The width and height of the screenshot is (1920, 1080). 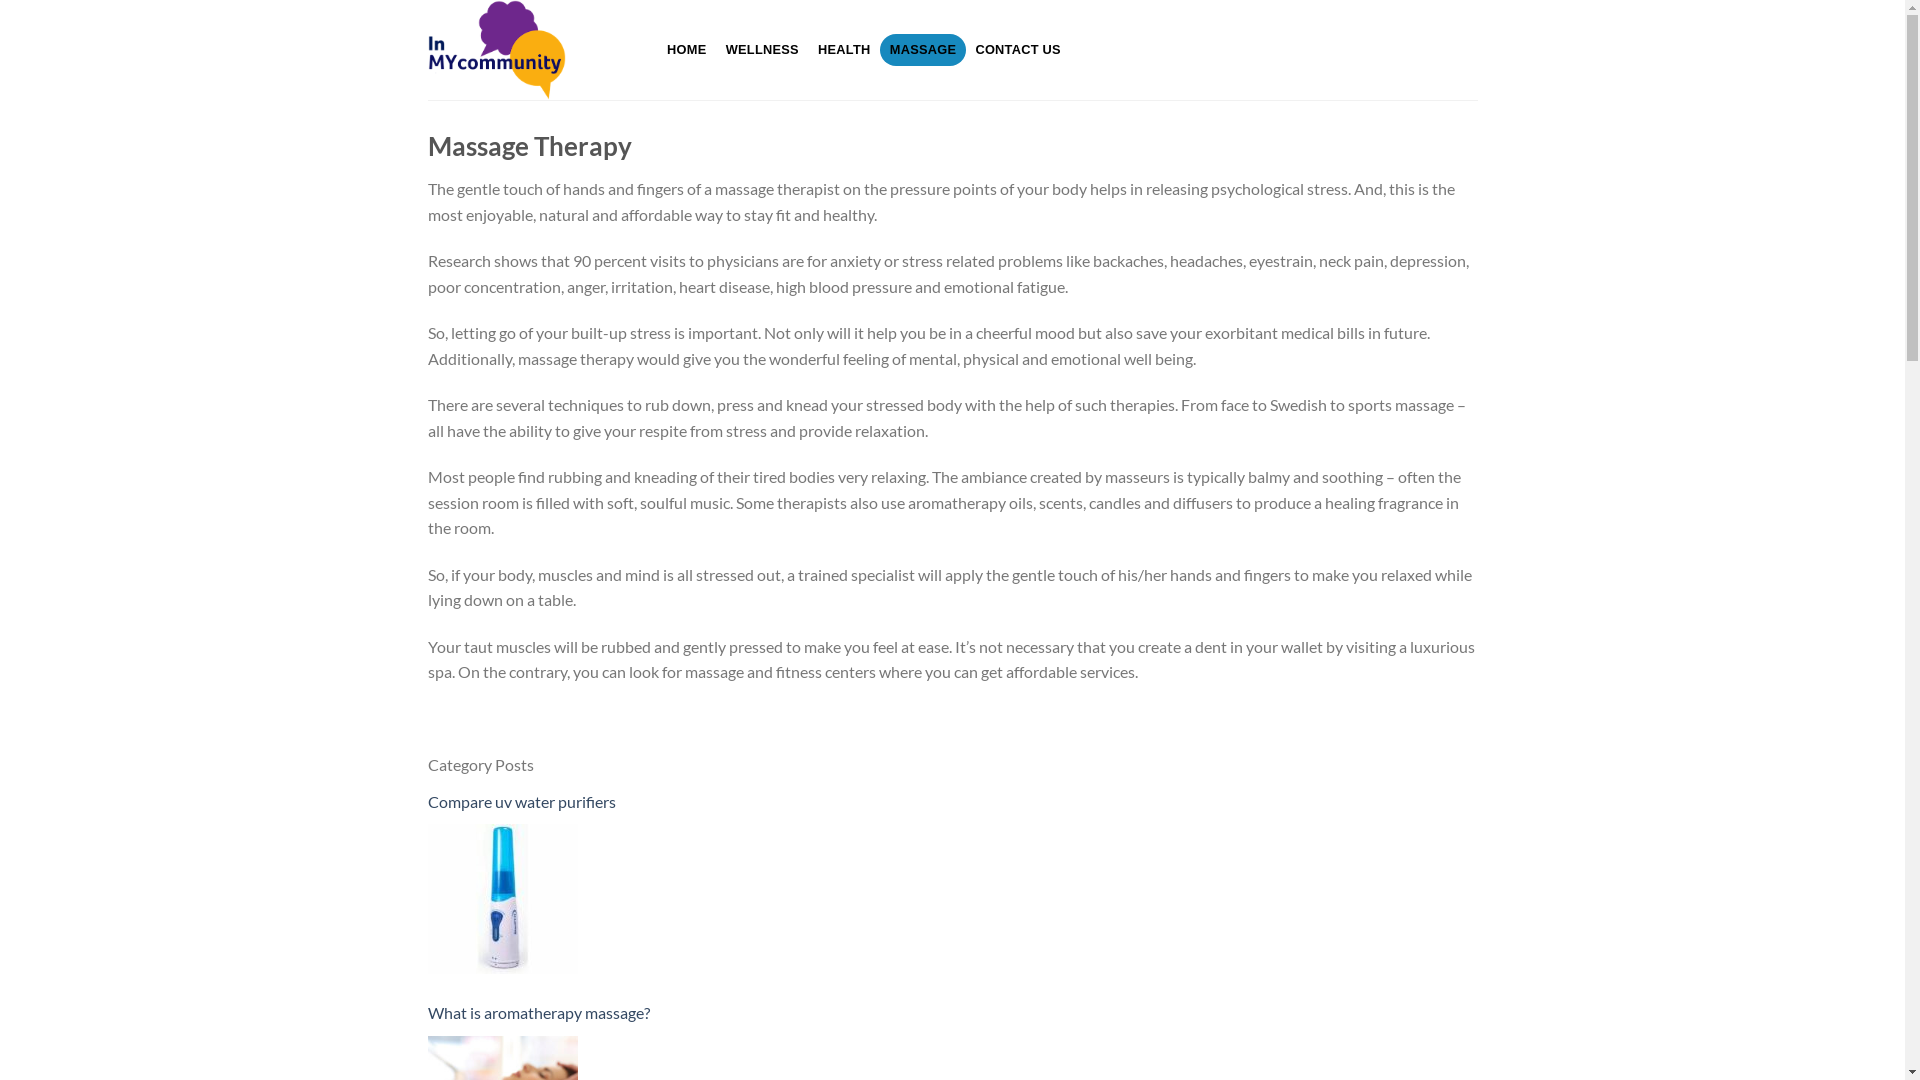 What do you see at coordinates (426, 801) in the screenshot?
I see `'Compare uv water purifiers'` at bounding box center [426, 801].